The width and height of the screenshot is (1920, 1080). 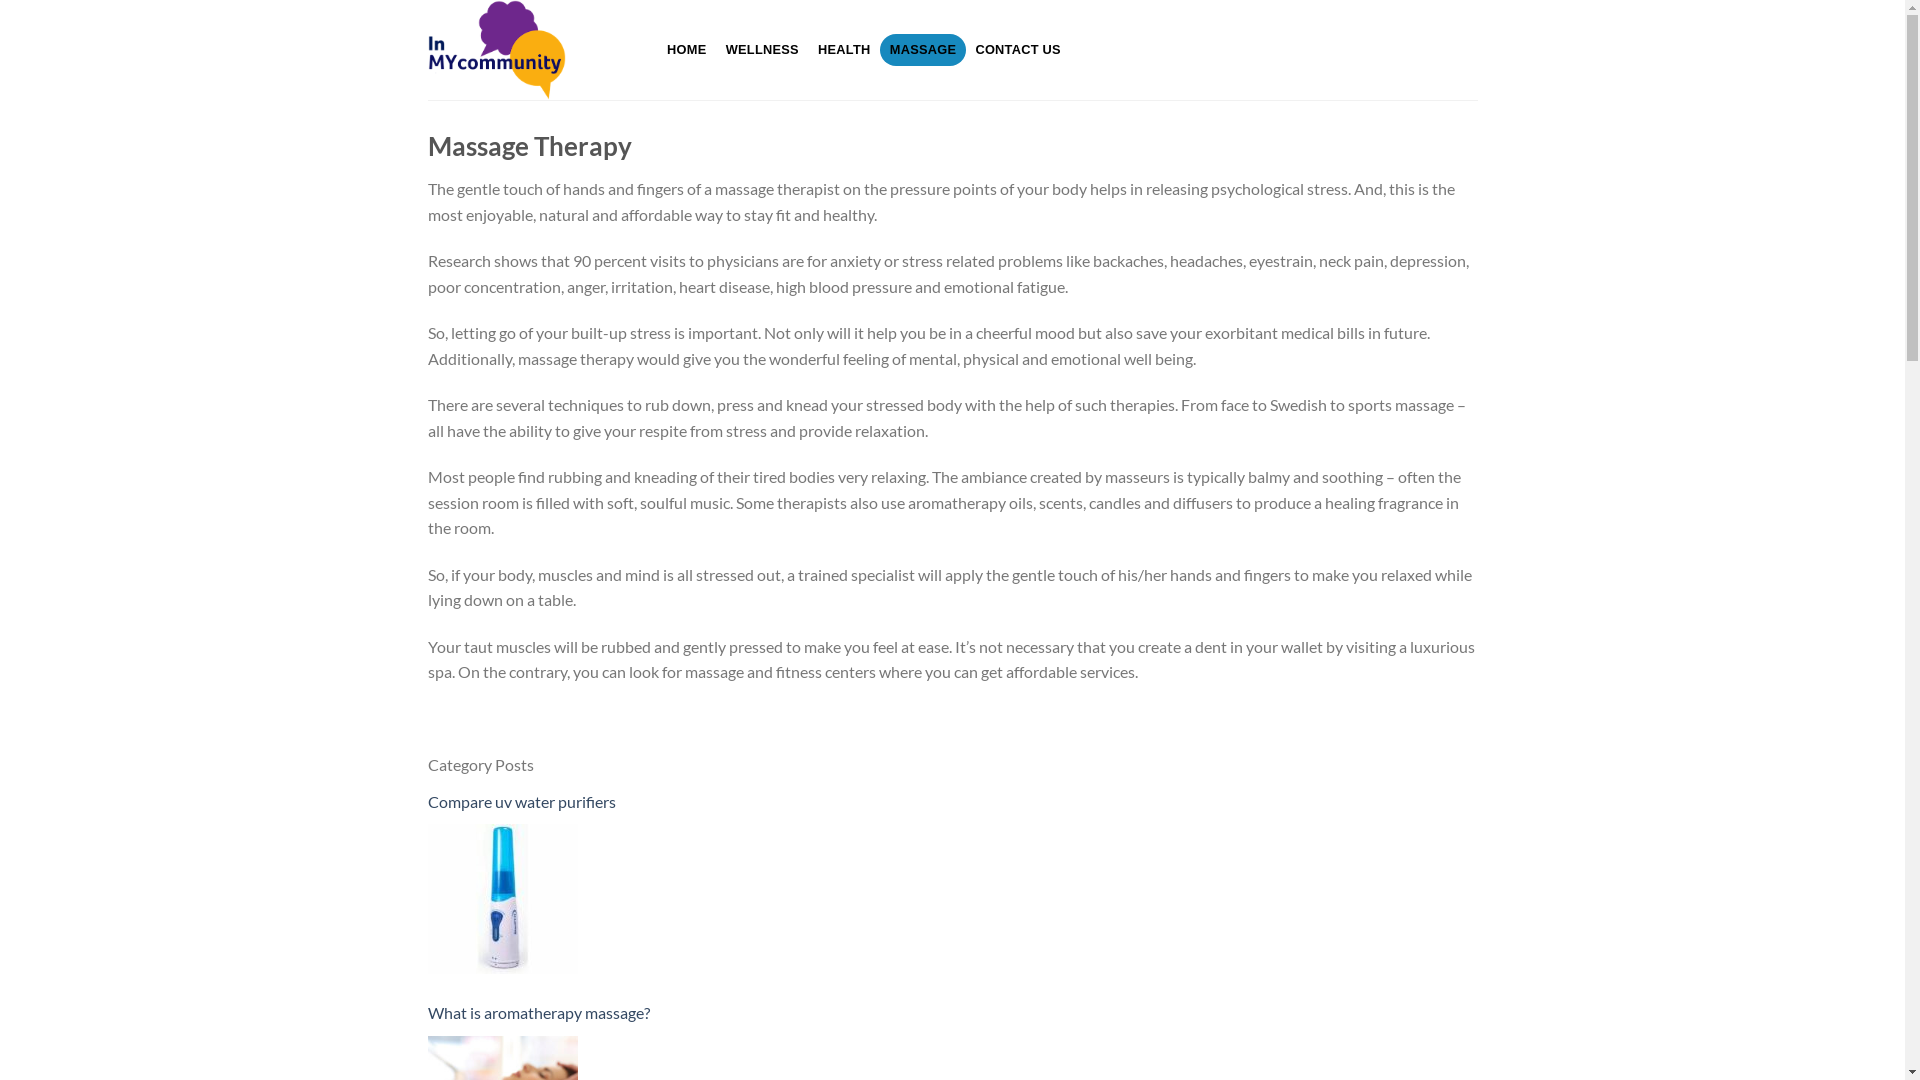 What do you see at coordinates (426, 801) in the screenshot?
I see `'Compare uv water purifiers'` at bounding box center [426, 801].